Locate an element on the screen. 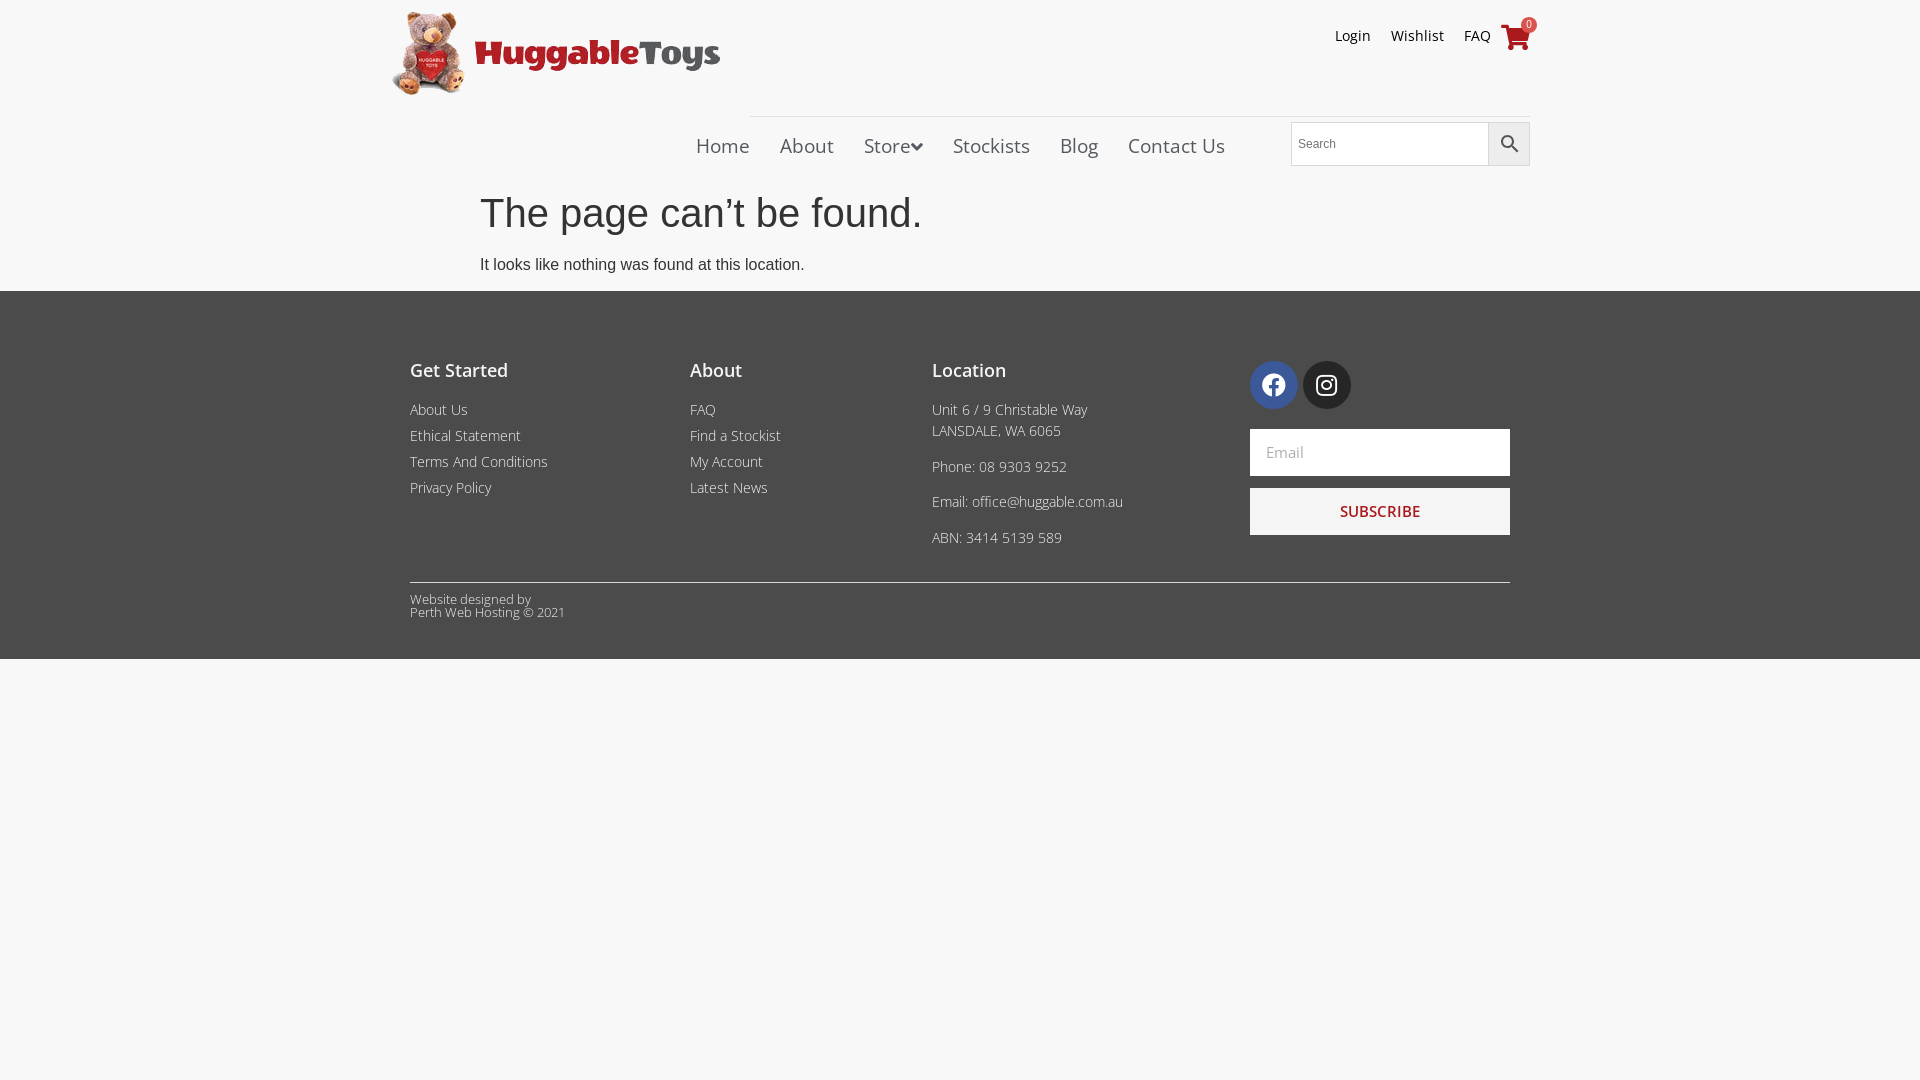  'office@huggable.com.au' is located at coordinates (1046, 500).